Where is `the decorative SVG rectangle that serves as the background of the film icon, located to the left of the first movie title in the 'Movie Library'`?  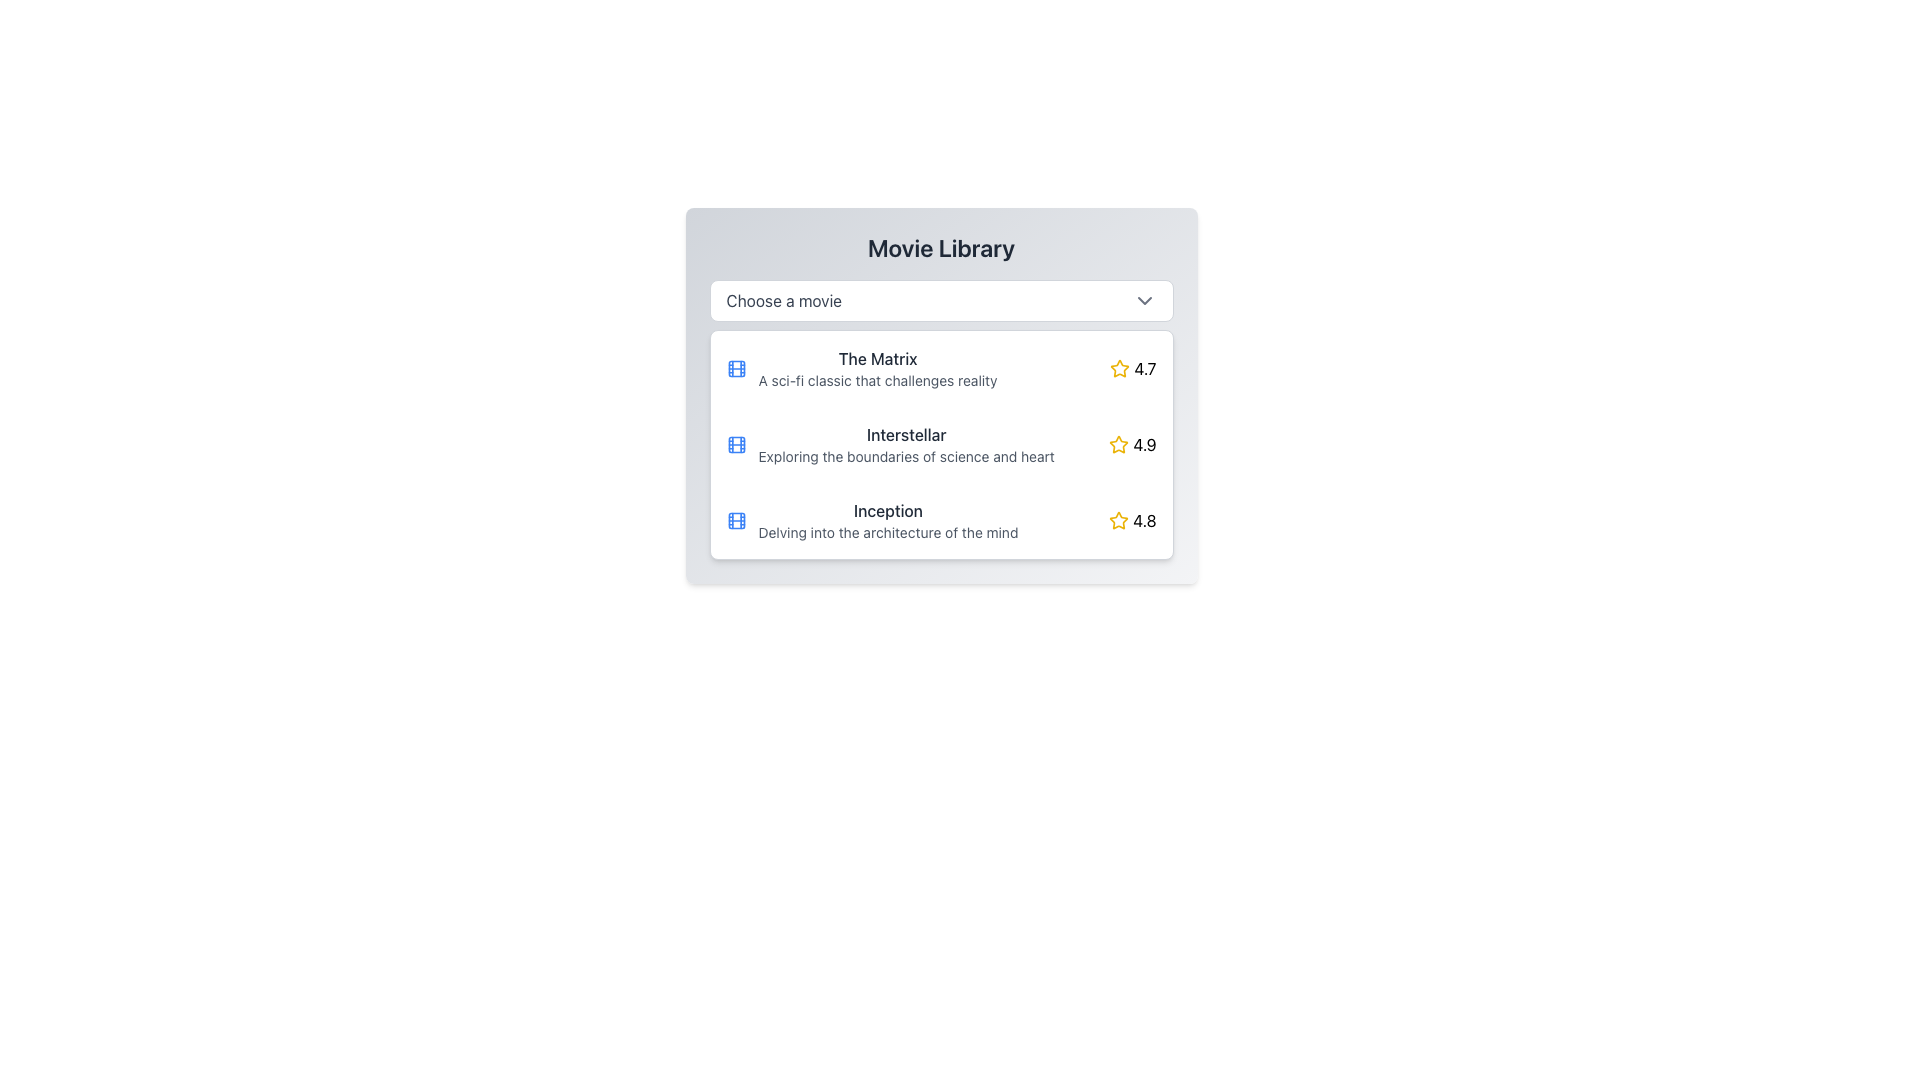 the decorative SVG rectangle that serves as the background of the film icon, located to the left of the first movie title in the 'Movie Library' is located at coordinates (735, 519).